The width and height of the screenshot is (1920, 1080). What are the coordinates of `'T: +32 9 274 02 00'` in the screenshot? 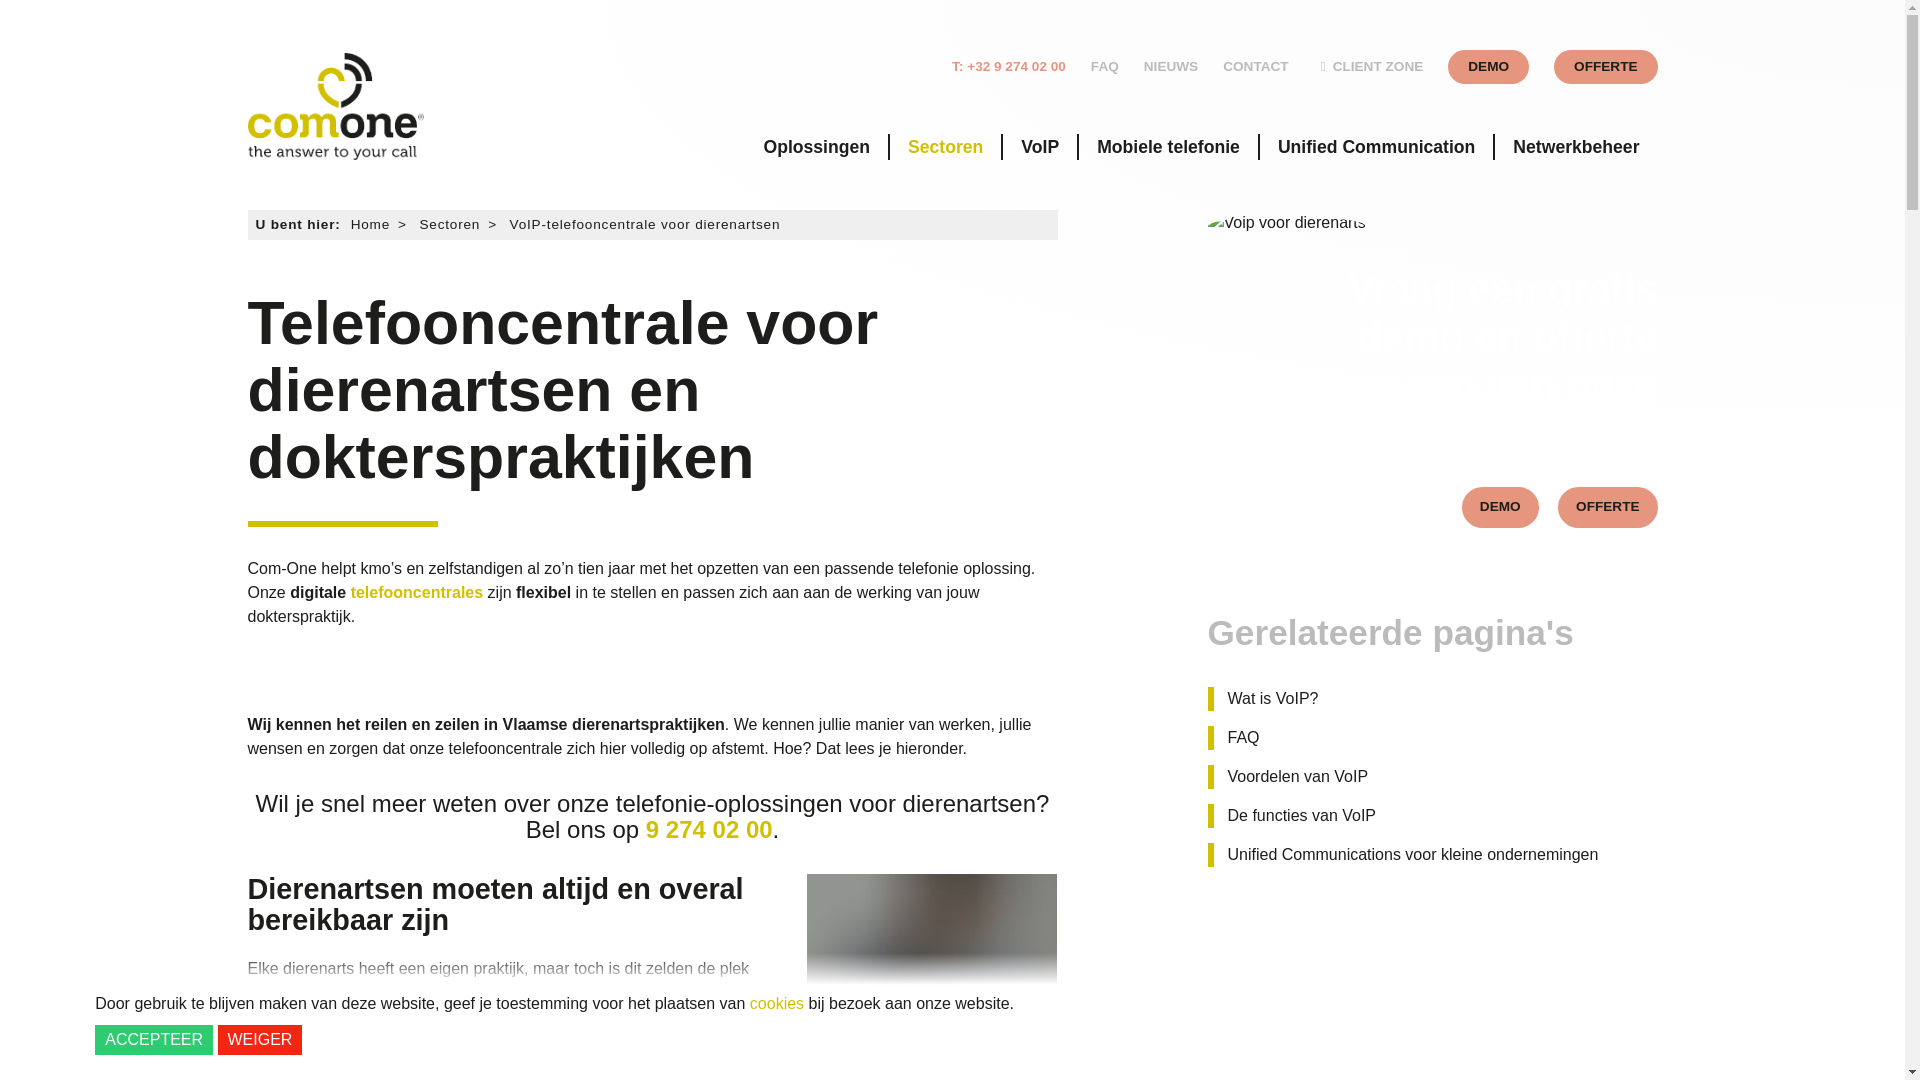 It's located at (950, 65).